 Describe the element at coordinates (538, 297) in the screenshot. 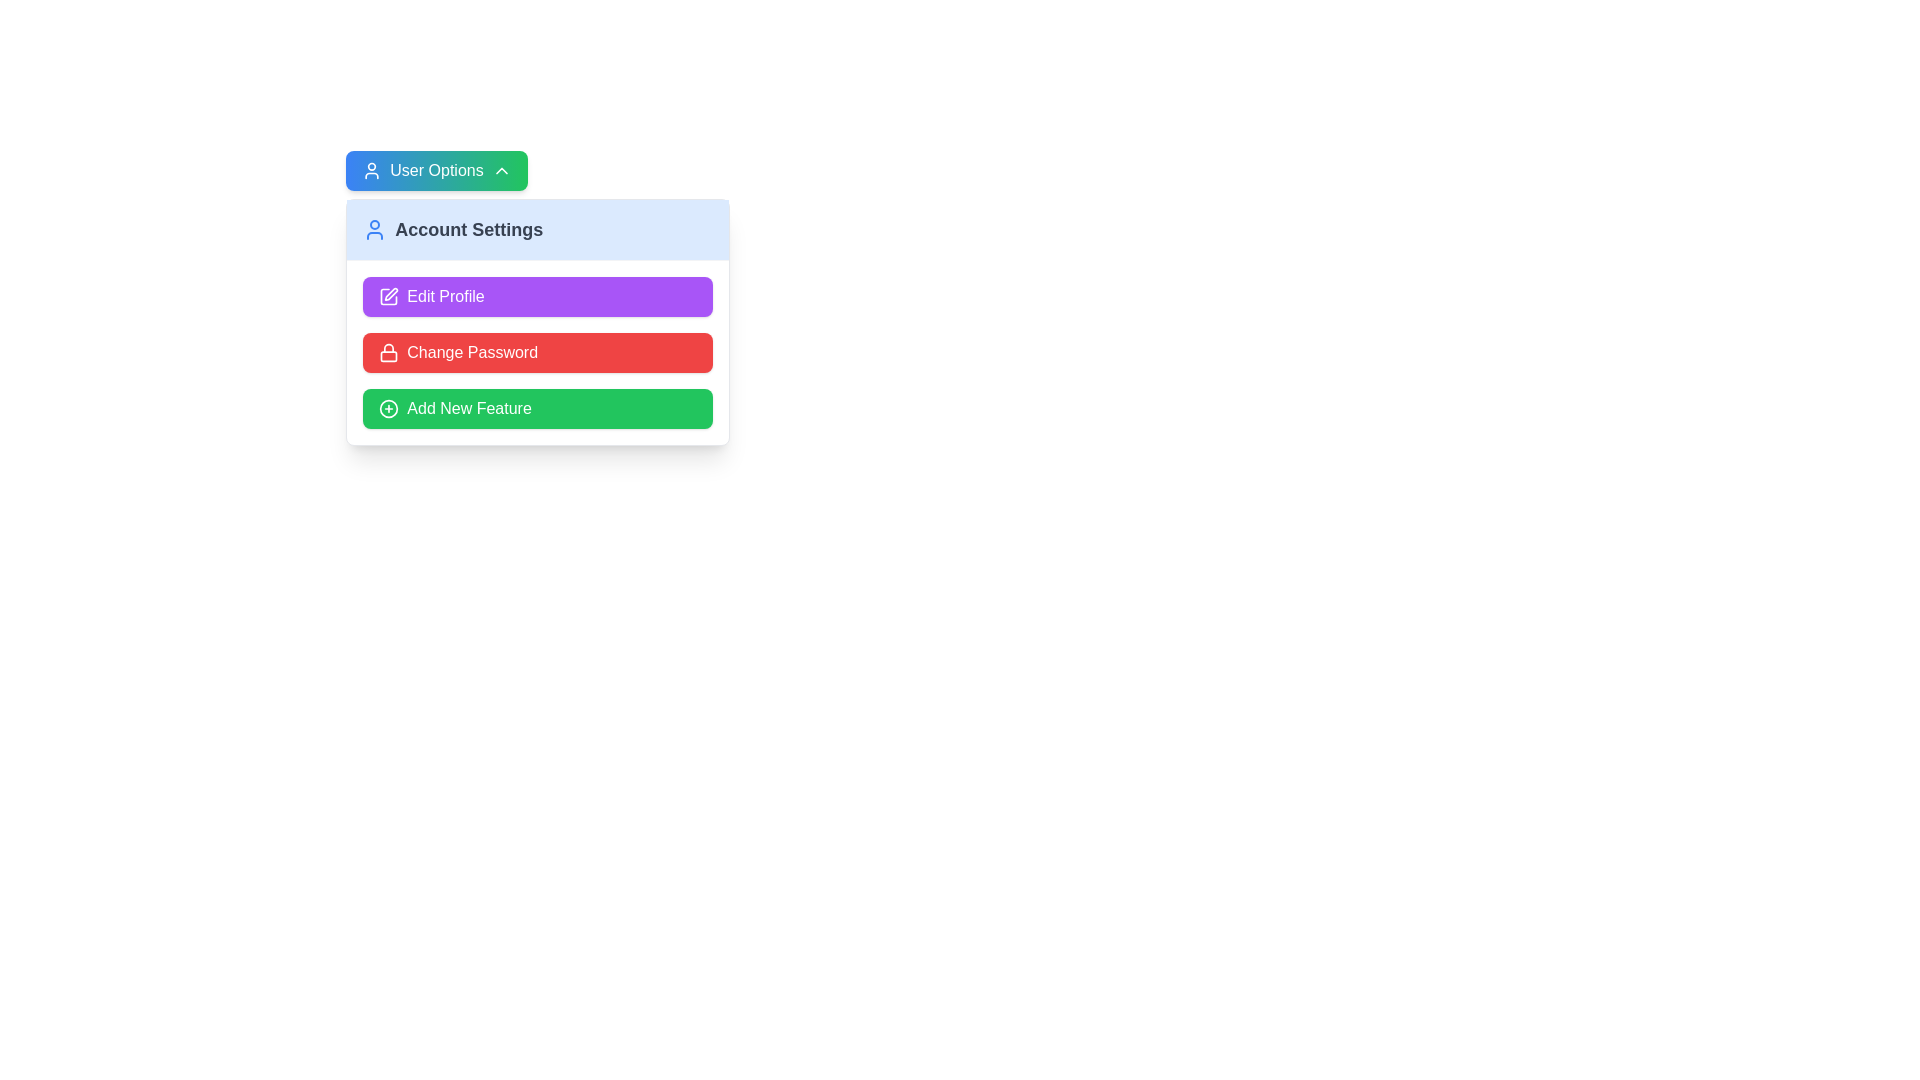

I see `the 'Edit Profile' button located under the 'Account Settings' section` at that location.